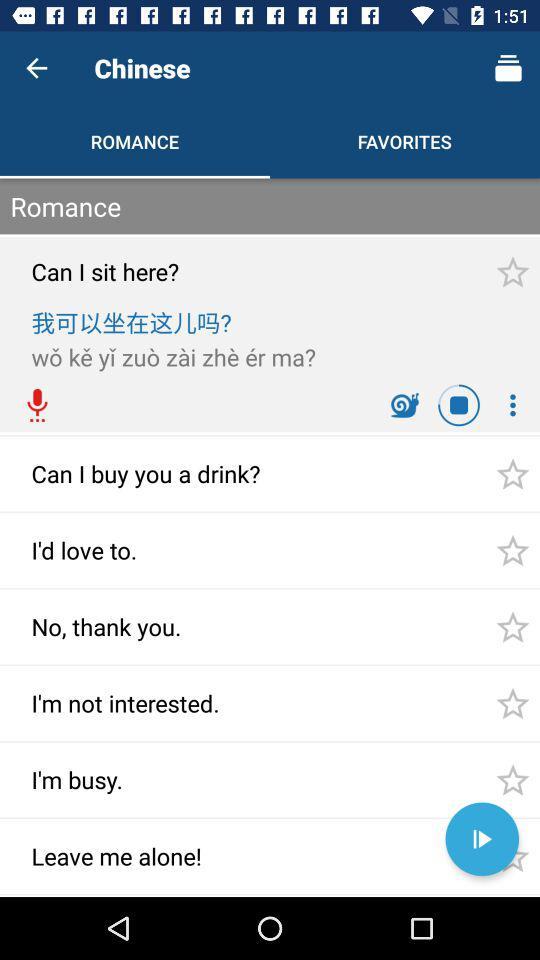 This screenshot has height=960, width=540. What do you see at coordinates (513, 474) in the screenshot?
I see `the second star from top` at bounding box center [513, 474].